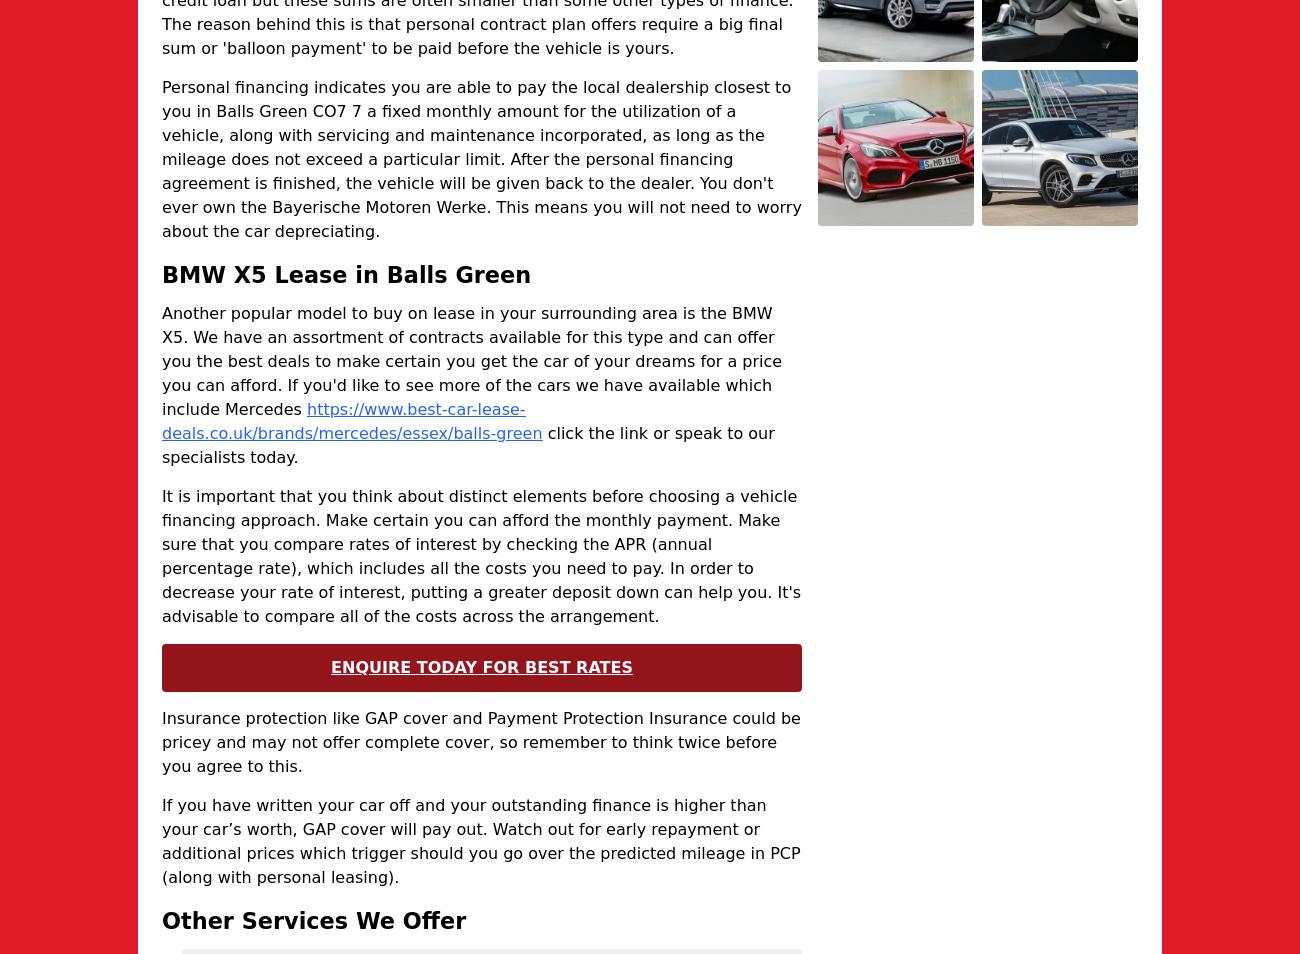  Describe the element at coordinates (480, 841) in the screenshot. I see `'If you have written your car off and your outstanding finance is higher than your car’s worth, GAP cover will pay out. Watch out for early repayment or additional prices which trigger should you go over the predicted mileage in PCP (along with personal leasing).'` at that location.